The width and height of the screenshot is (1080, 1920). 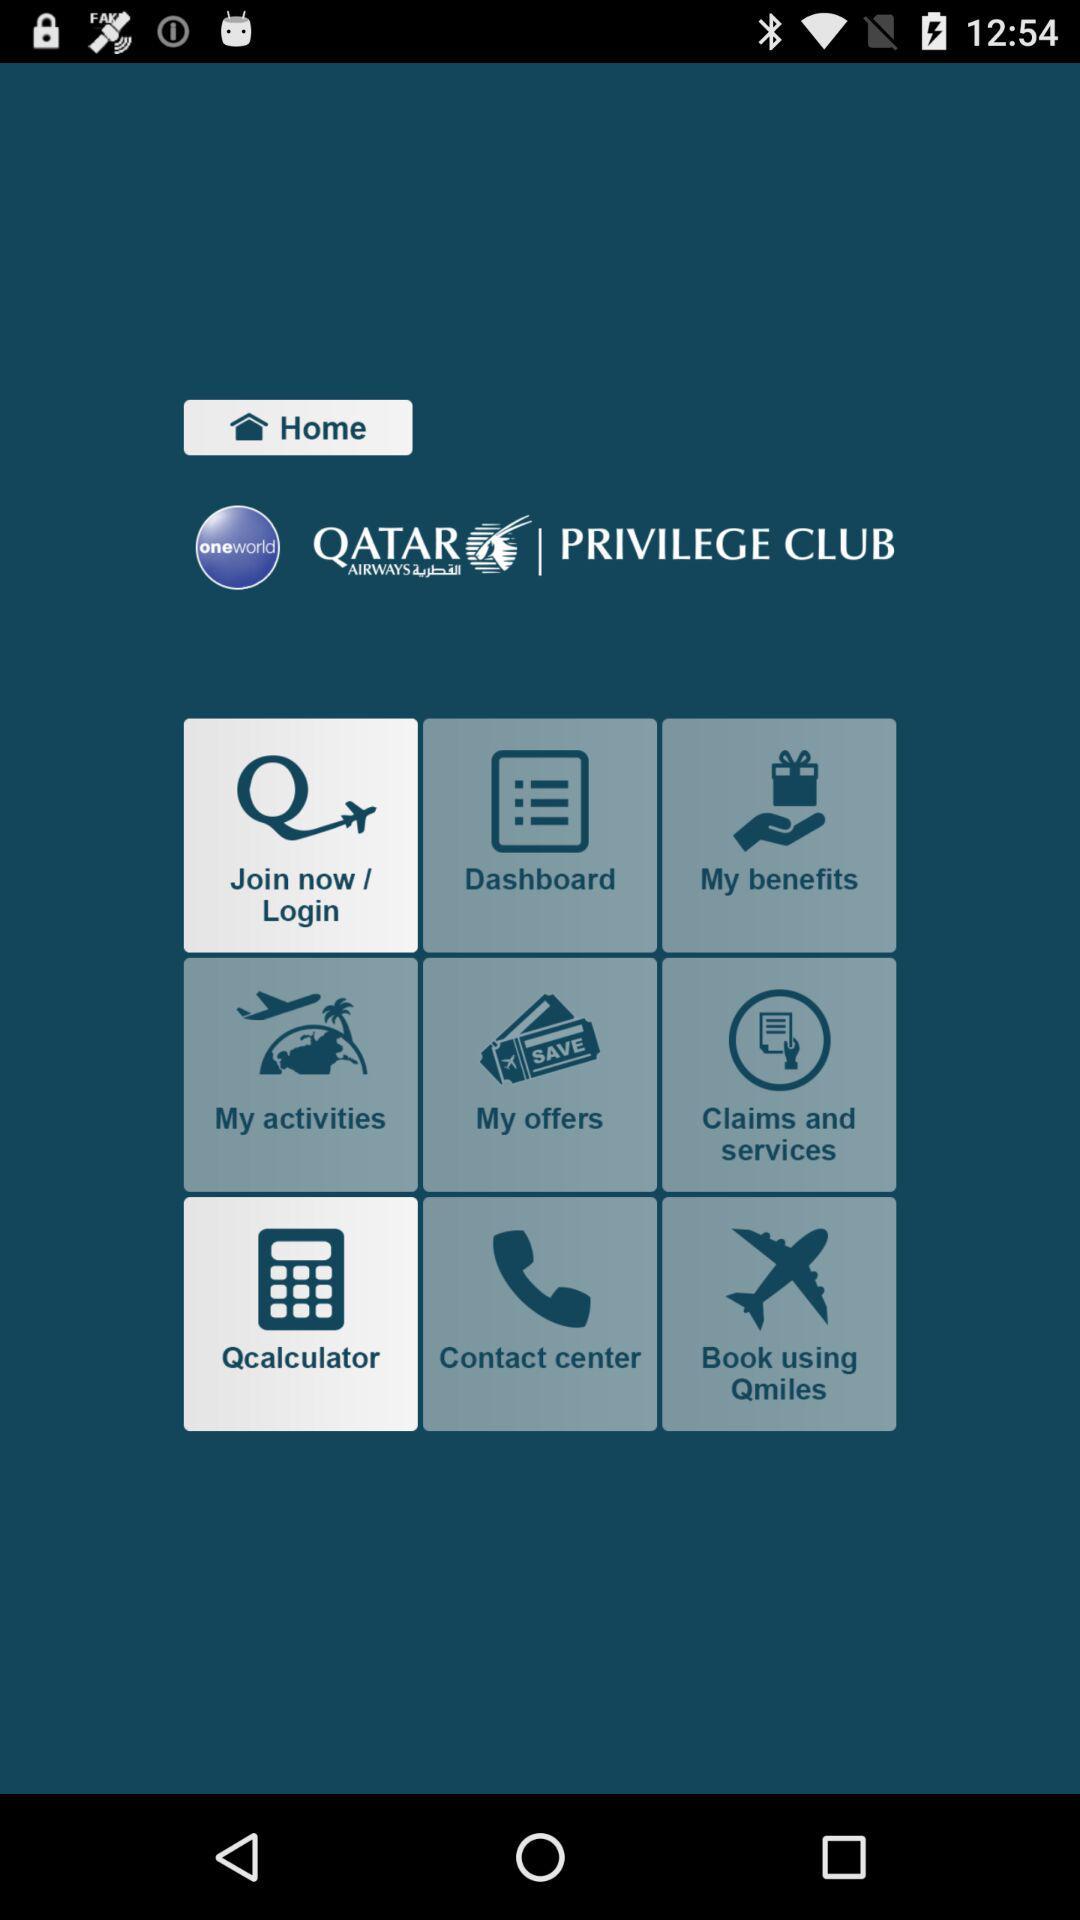 What do you see at coordinates (778, 1314) in the screenshot?
I see `choose book using qmiles` at bounding box center [778, 1314].